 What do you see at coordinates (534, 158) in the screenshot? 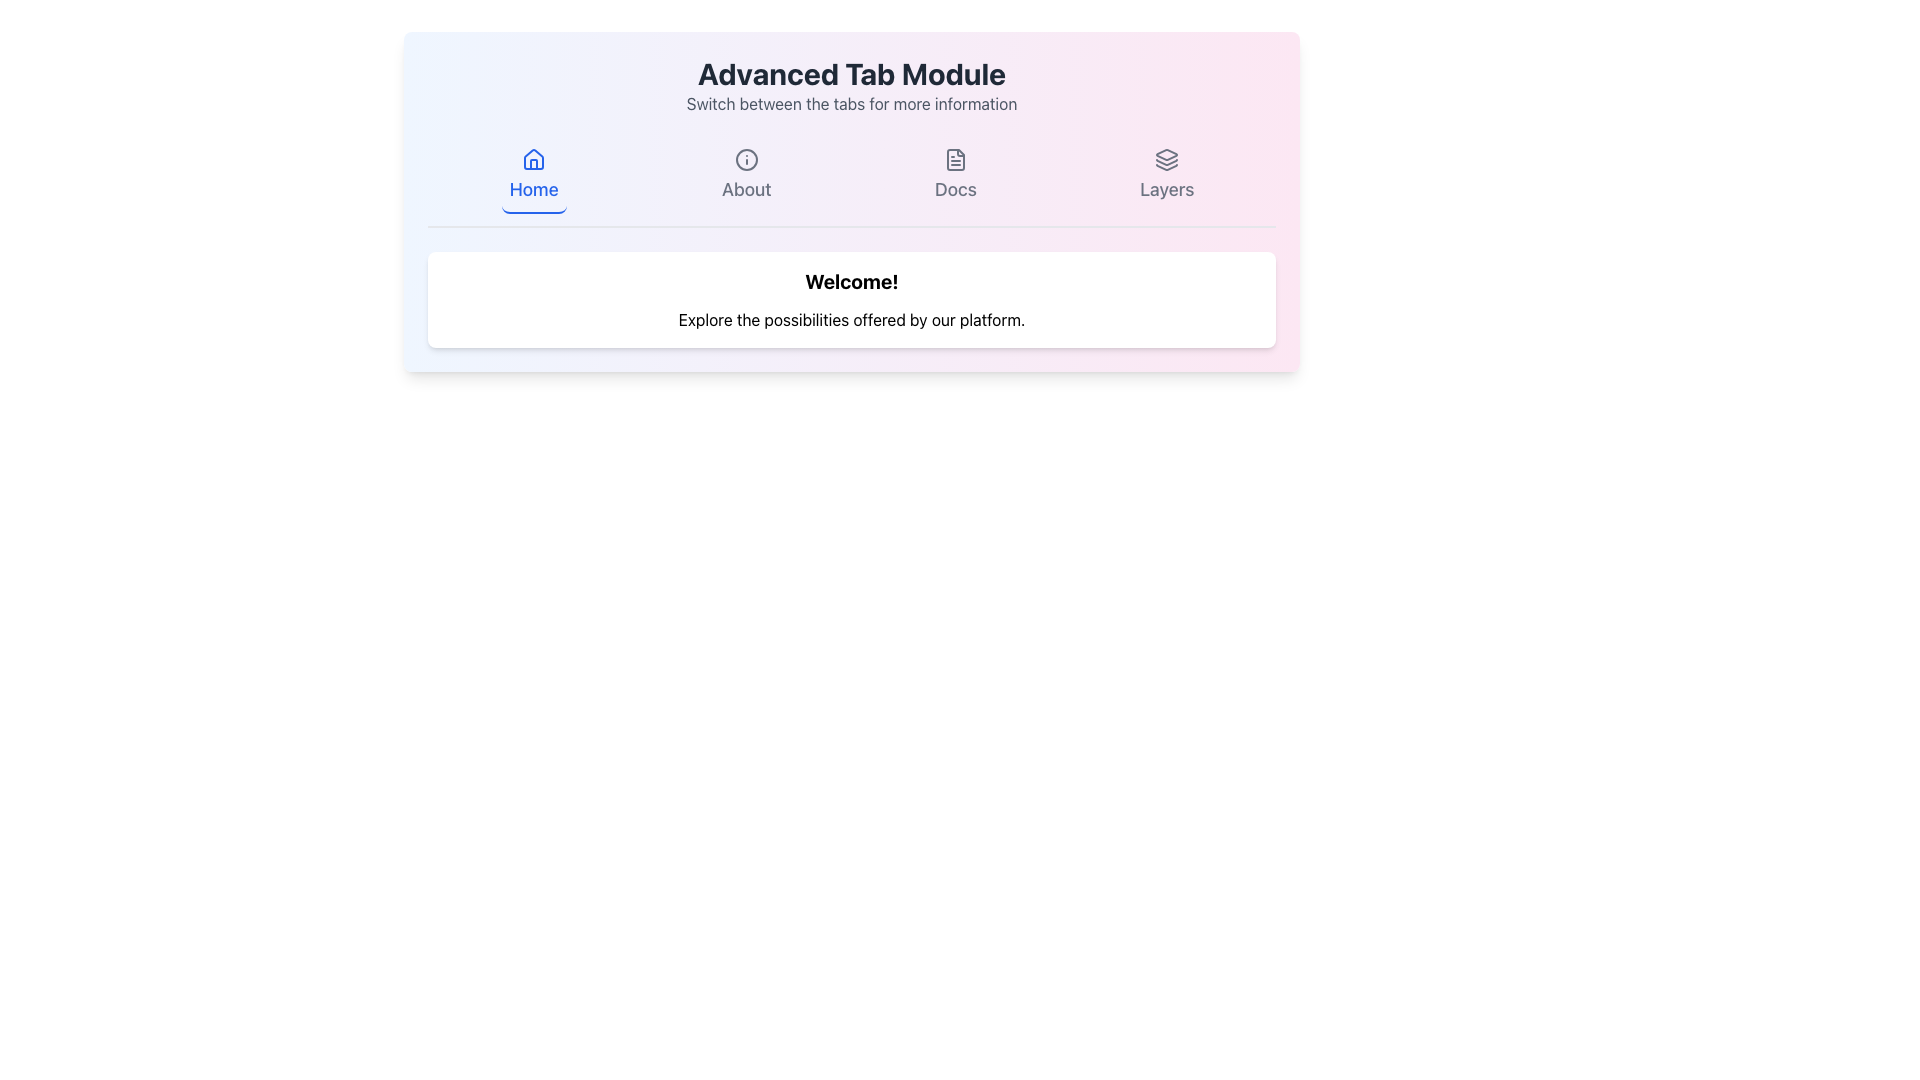
I see `the 'Home' icon located at the top-left side of the navigation bar` at bounding box center [534, 158].